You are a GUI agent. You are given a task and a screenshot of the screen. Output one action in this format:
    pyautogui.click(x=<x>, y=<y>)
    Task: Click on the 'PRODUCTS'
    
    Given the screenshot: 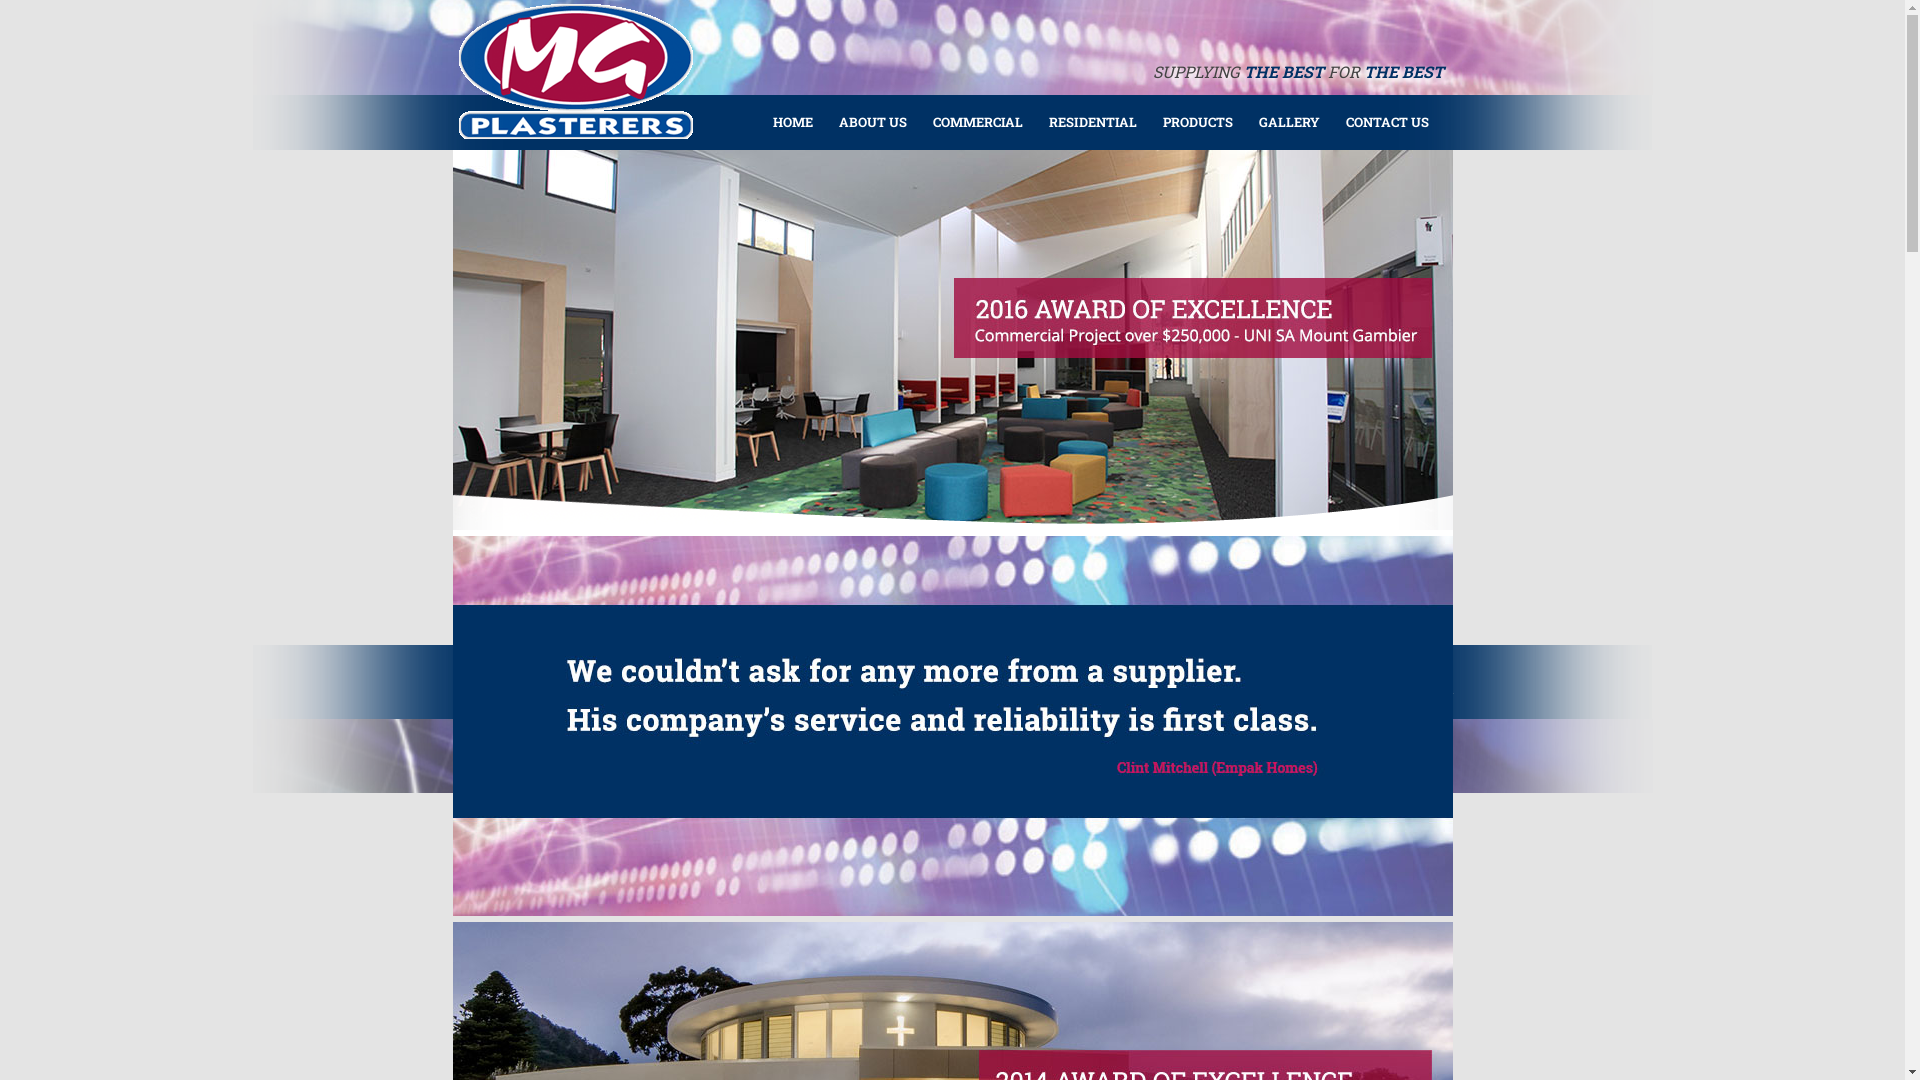 What is the action you would take?
    pyautogui.click(x=1195, y=119)
    